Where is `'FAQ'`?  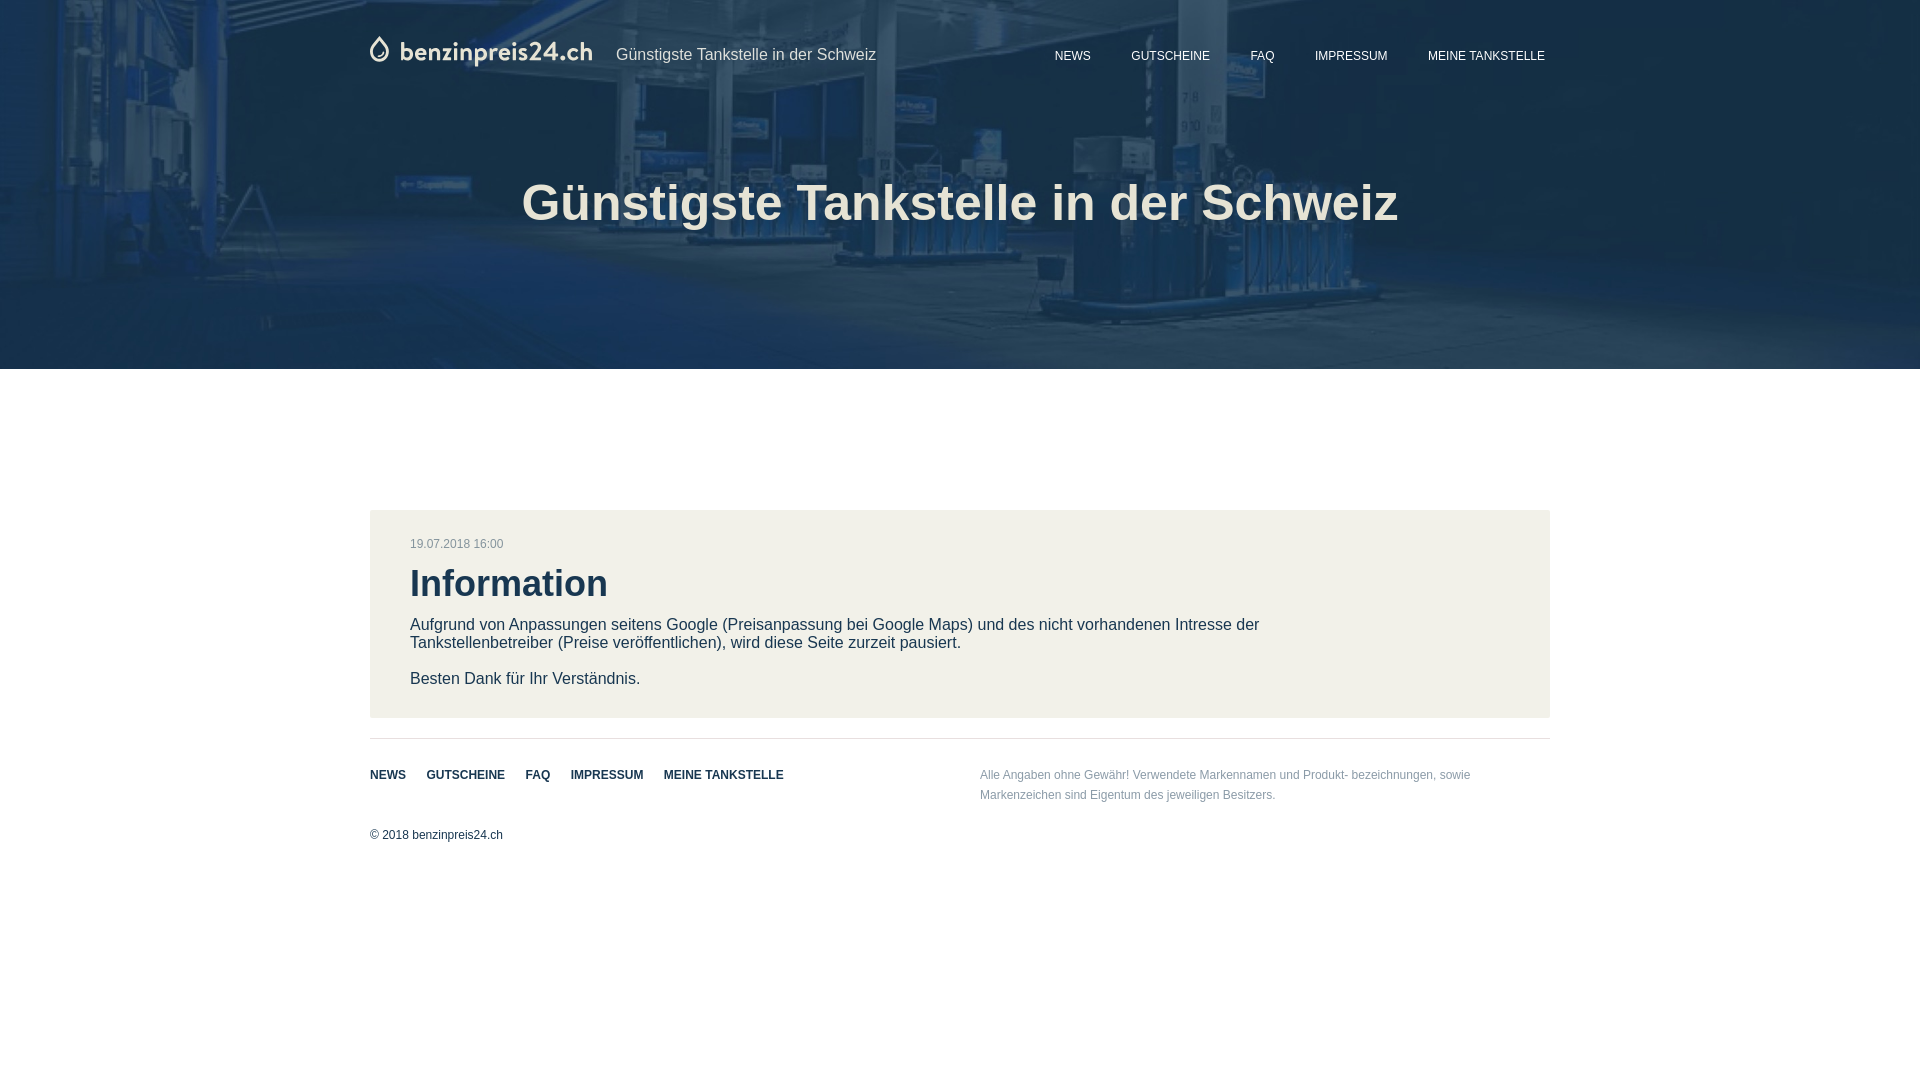 'FAQ' is located at coordinates (1261, 56).